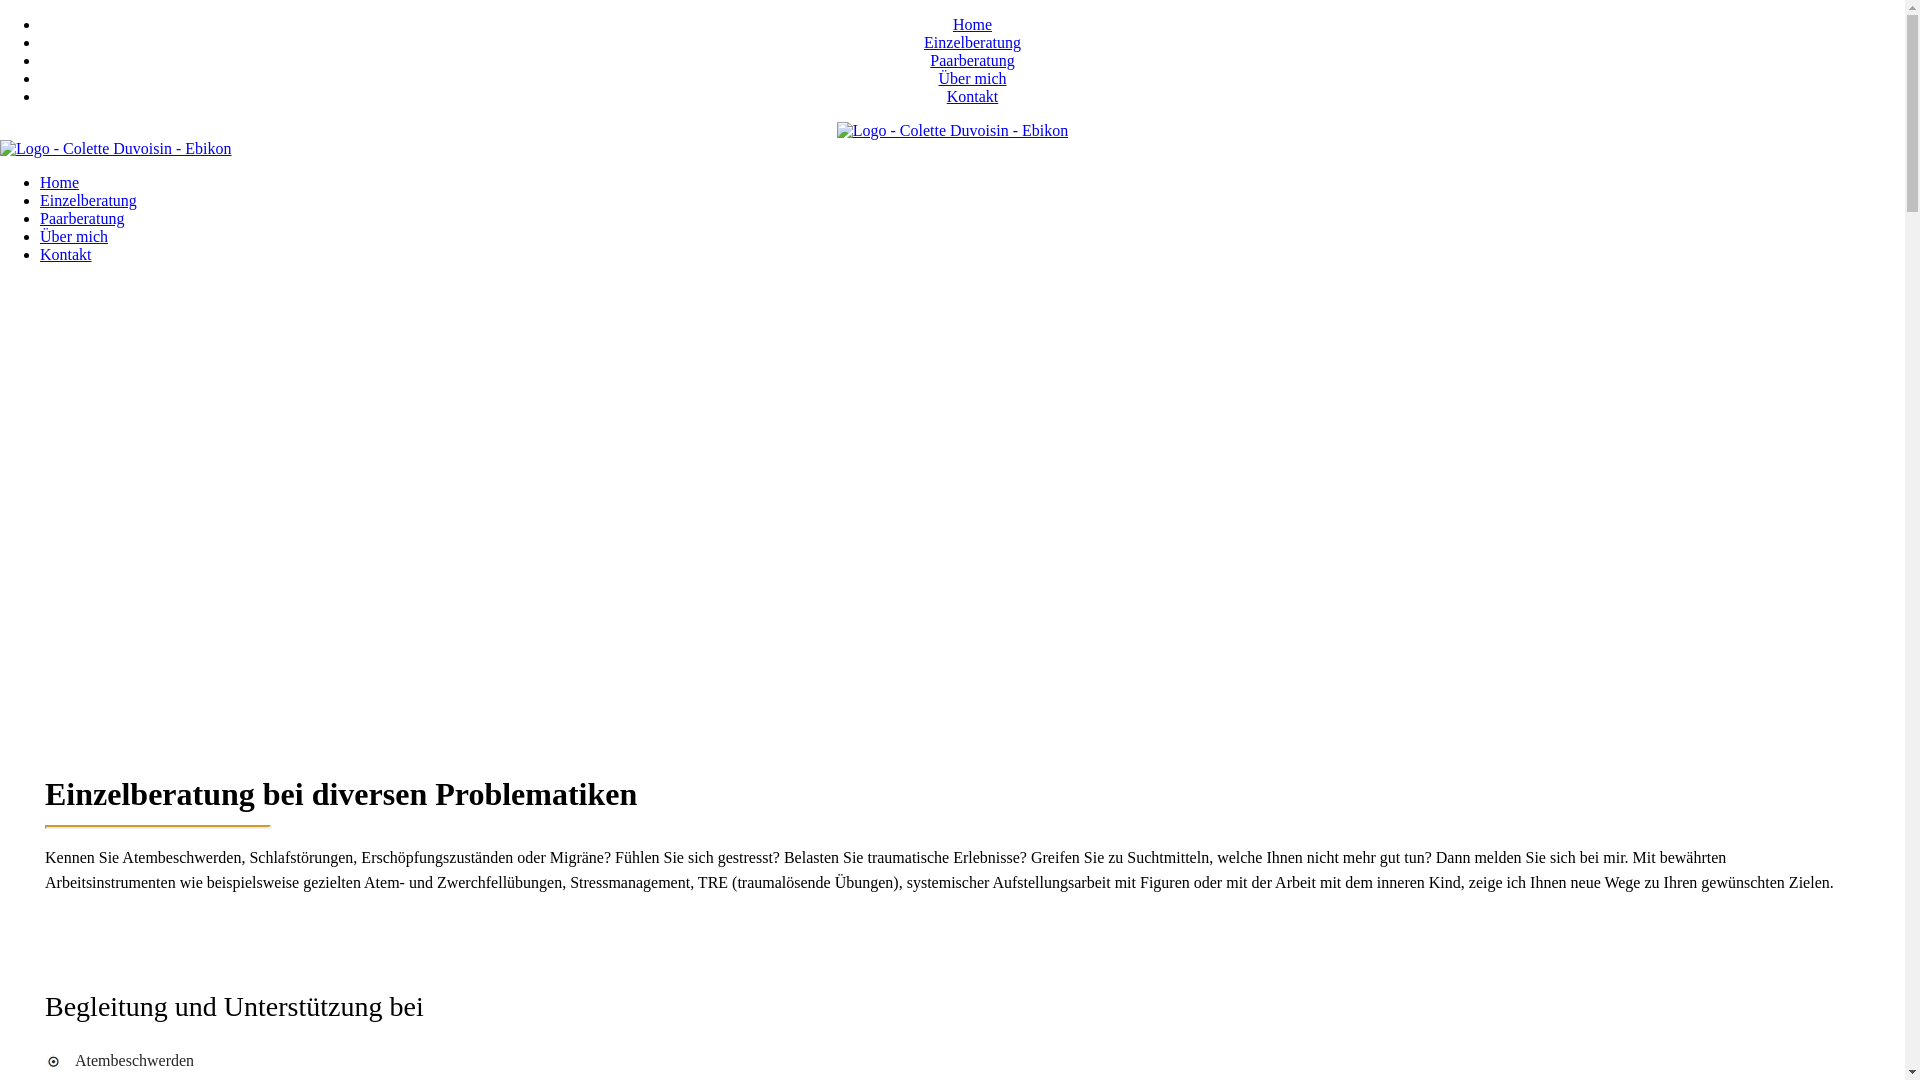  Describe the element at coordinates (59, 182) in the screenshot. I see `'Home'` at that location.